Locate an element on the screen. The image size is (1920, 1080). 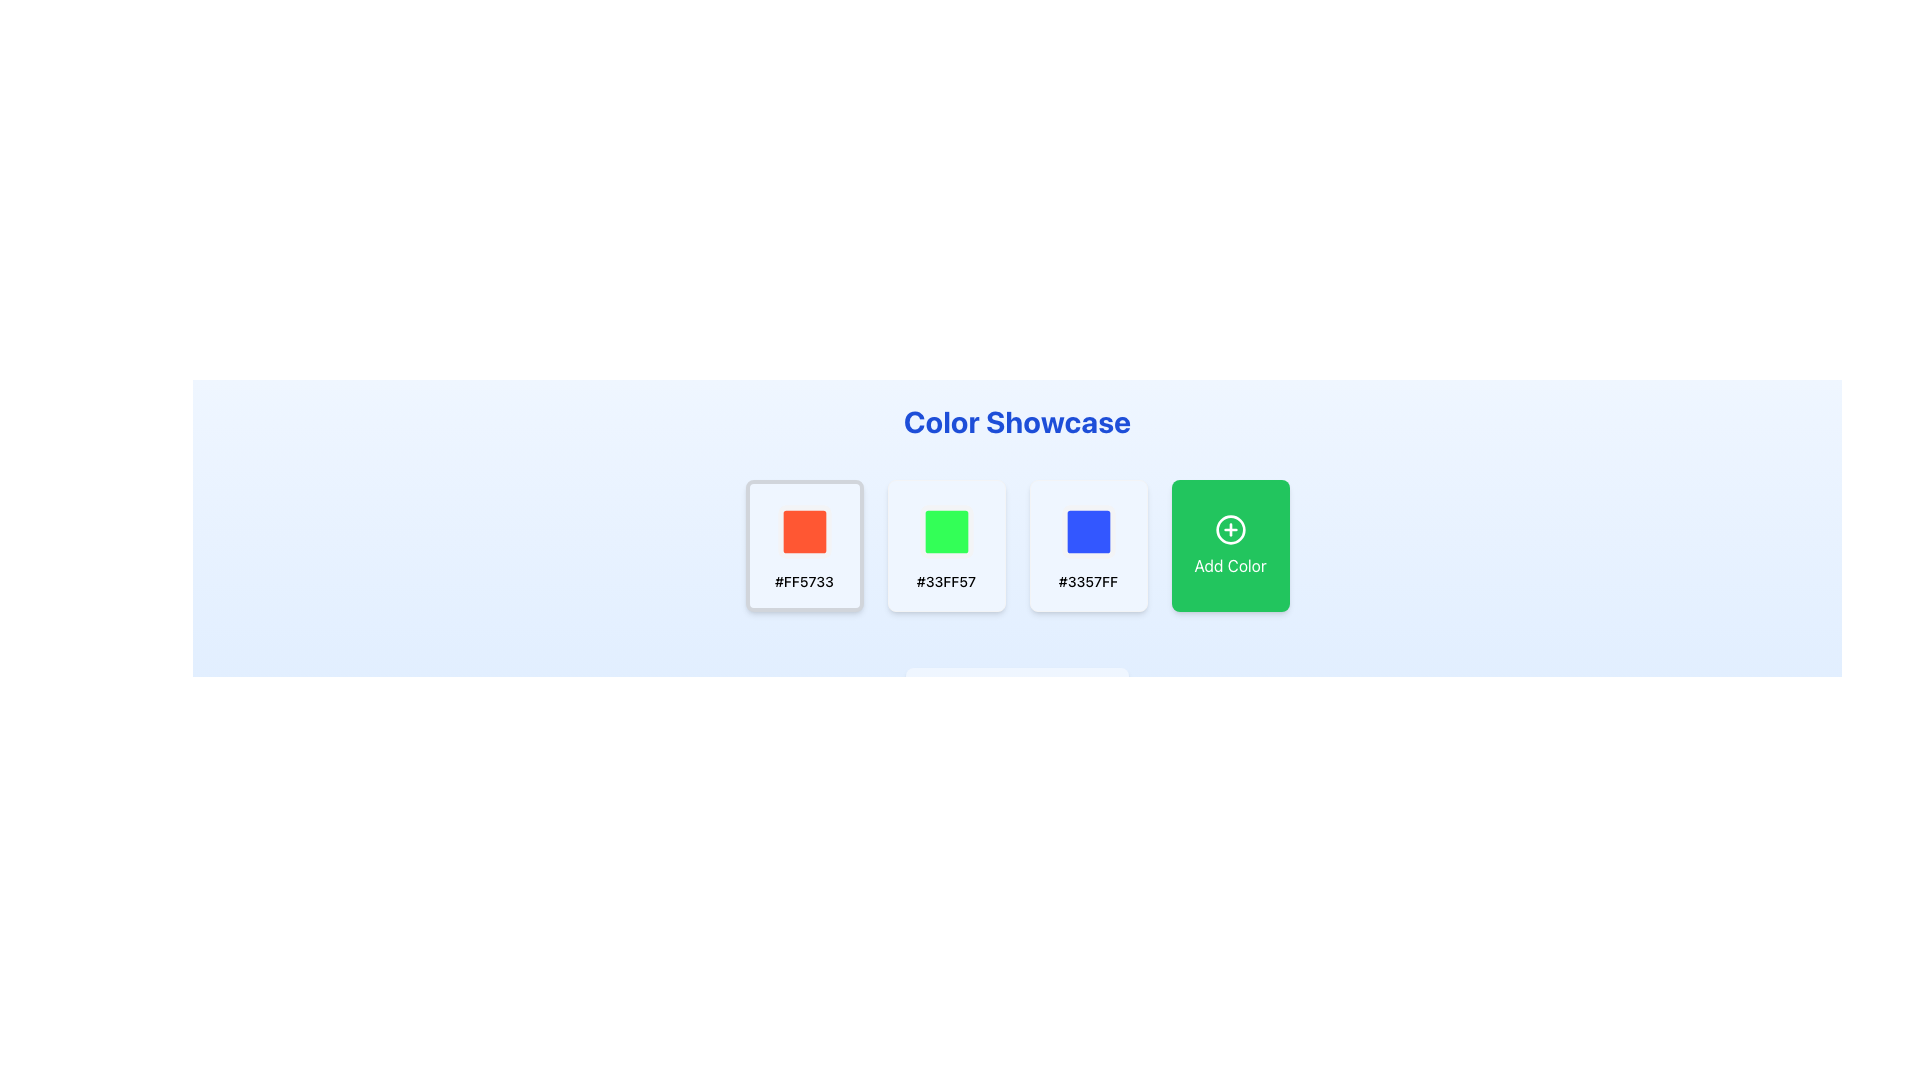
the green 'Add Color' button located in the bottom-right corner of the grid, which contains a white circular plus icon and triggers an action when clicked is located at coordinates (1229, 546).